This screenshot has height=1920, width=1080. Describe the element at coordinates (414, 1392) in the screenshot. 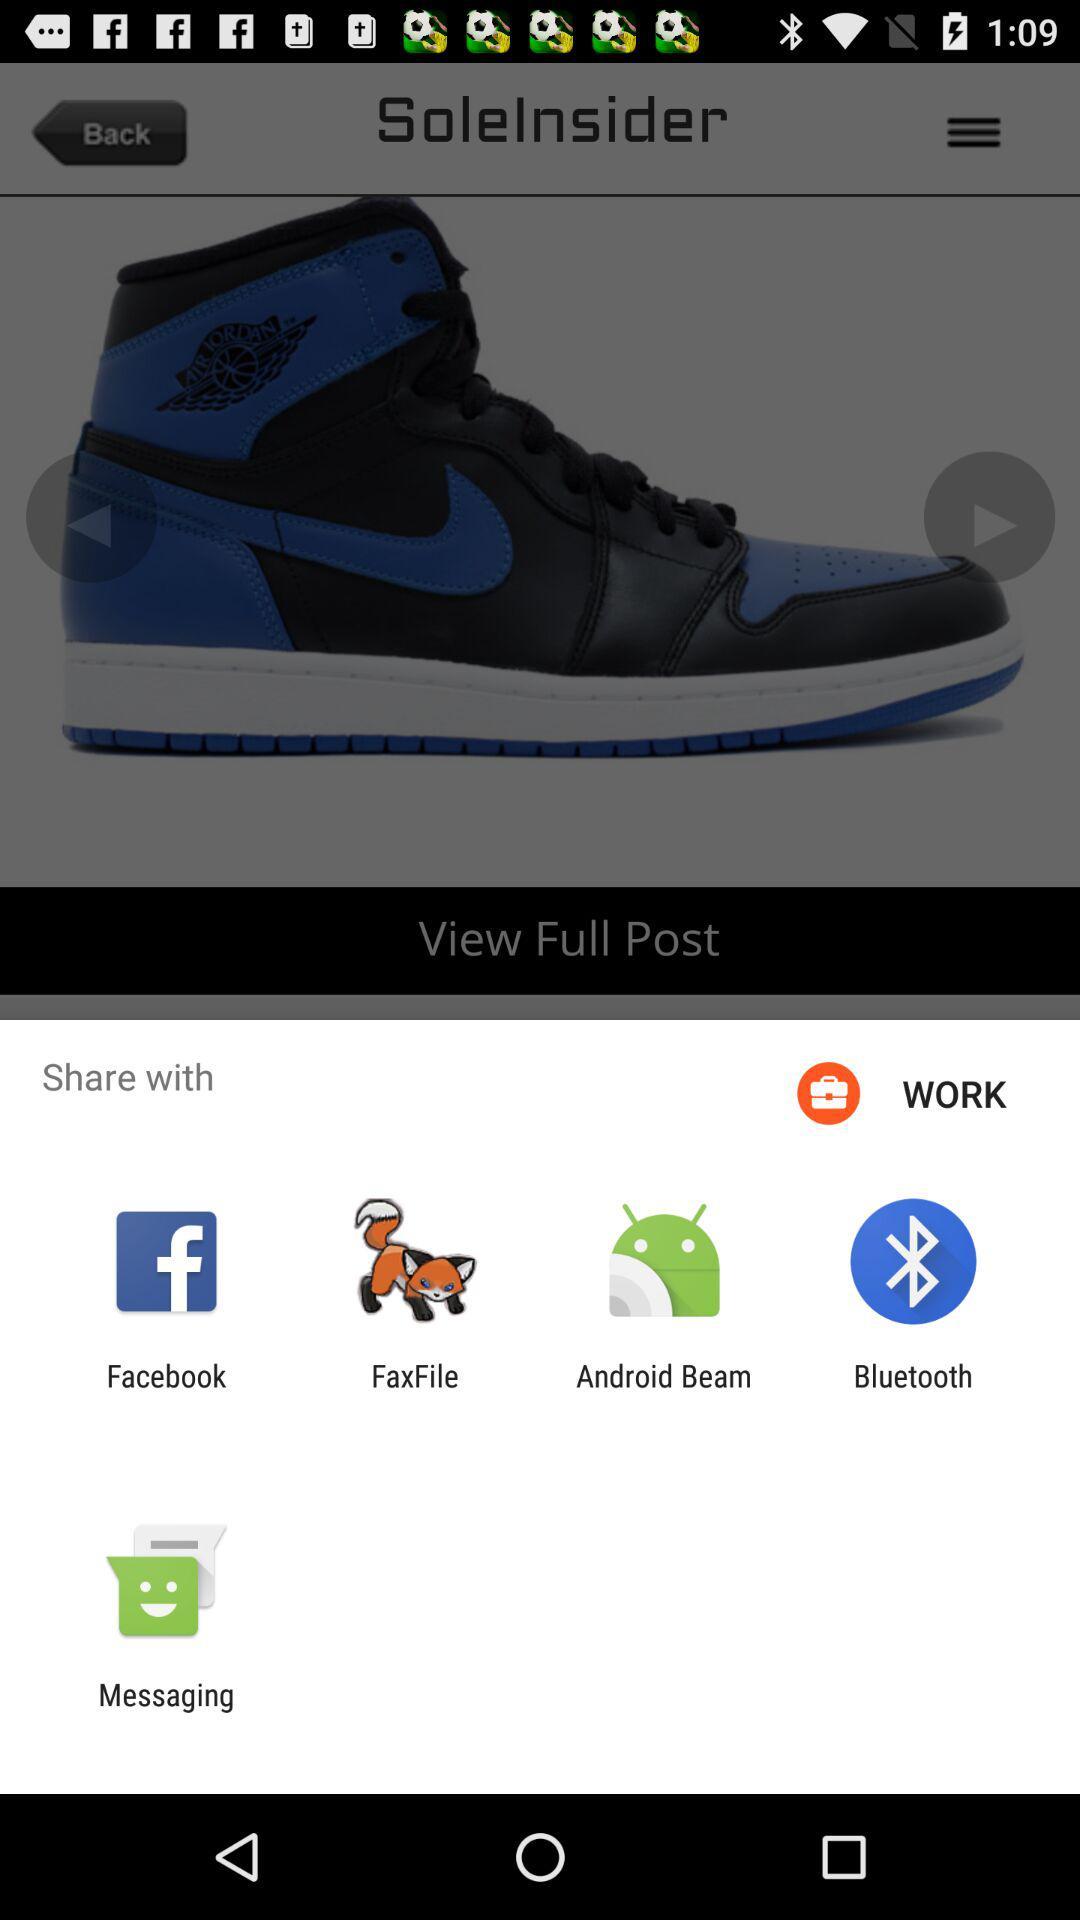

I see `the icon to the right of facebook` at that location.